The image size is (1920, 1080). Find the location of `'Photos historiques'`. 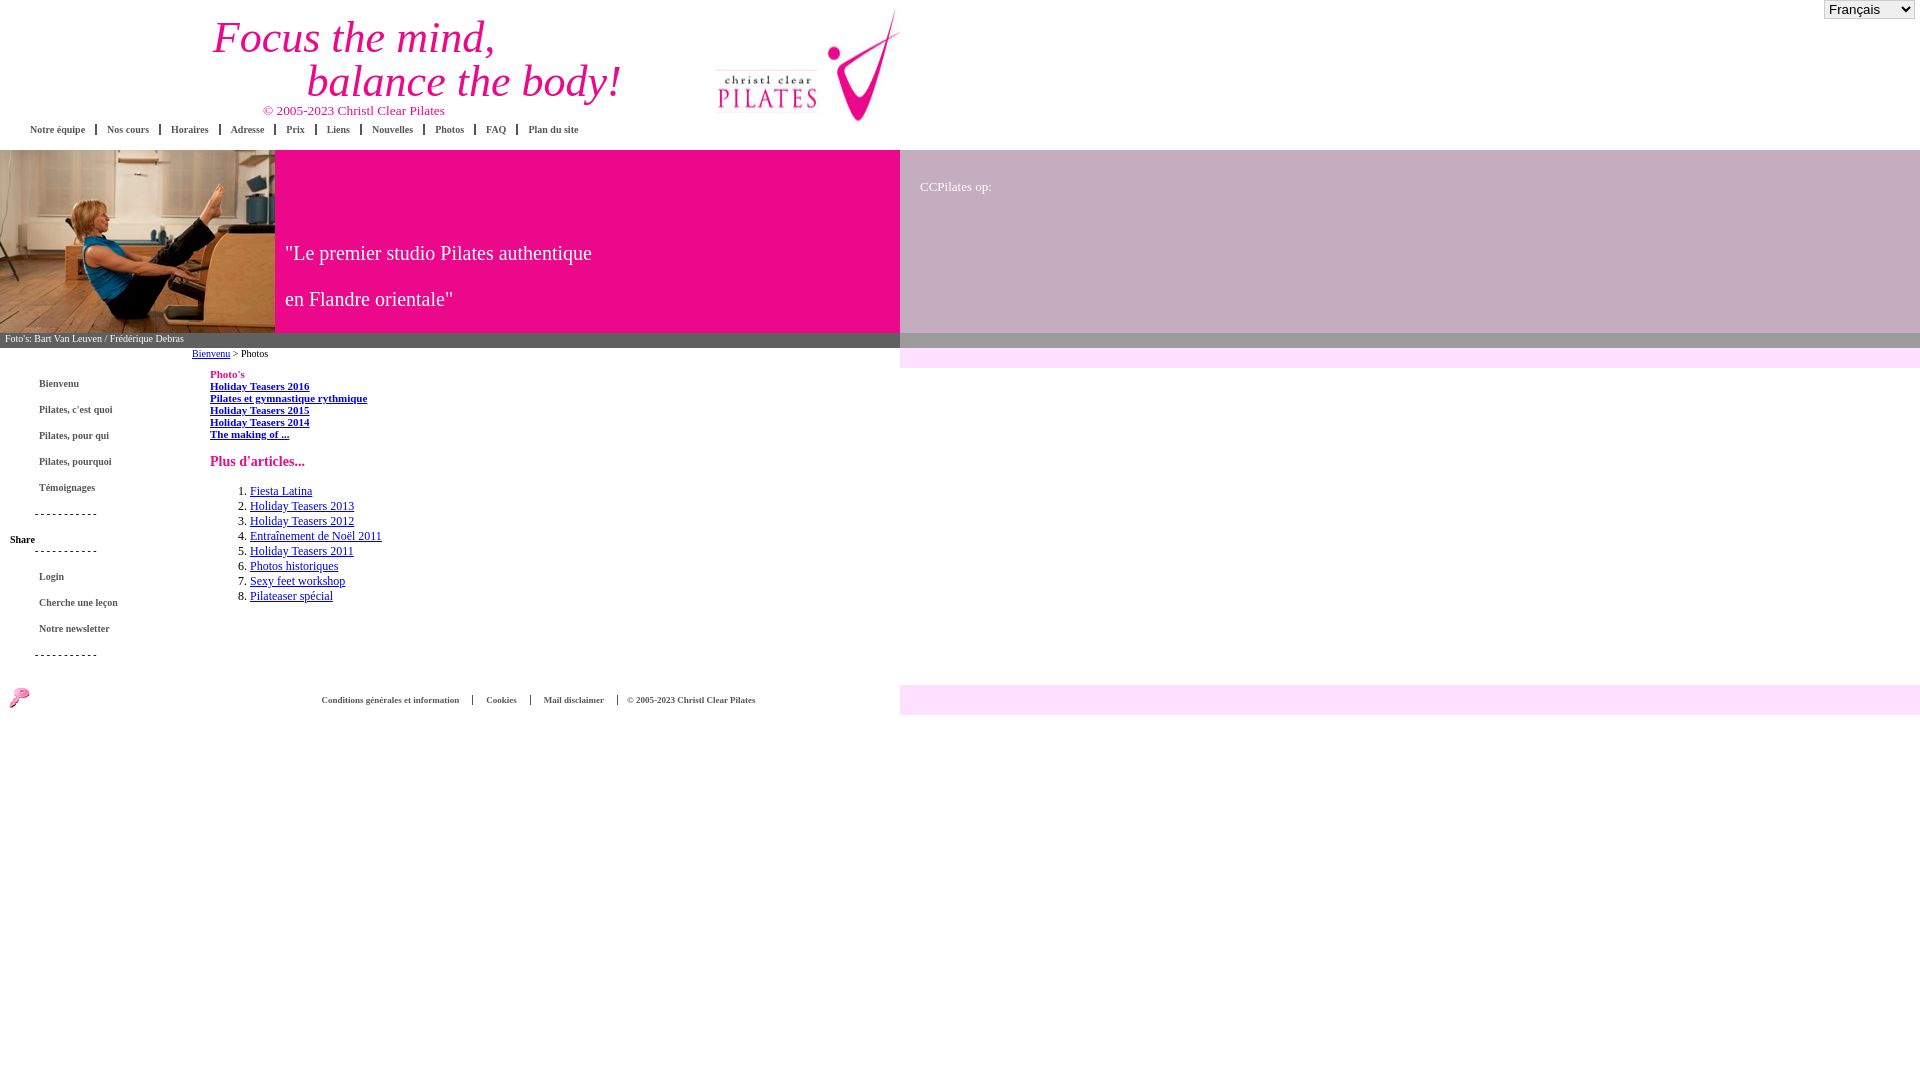

'Photos historiques' is located at coordinates (292, 566).